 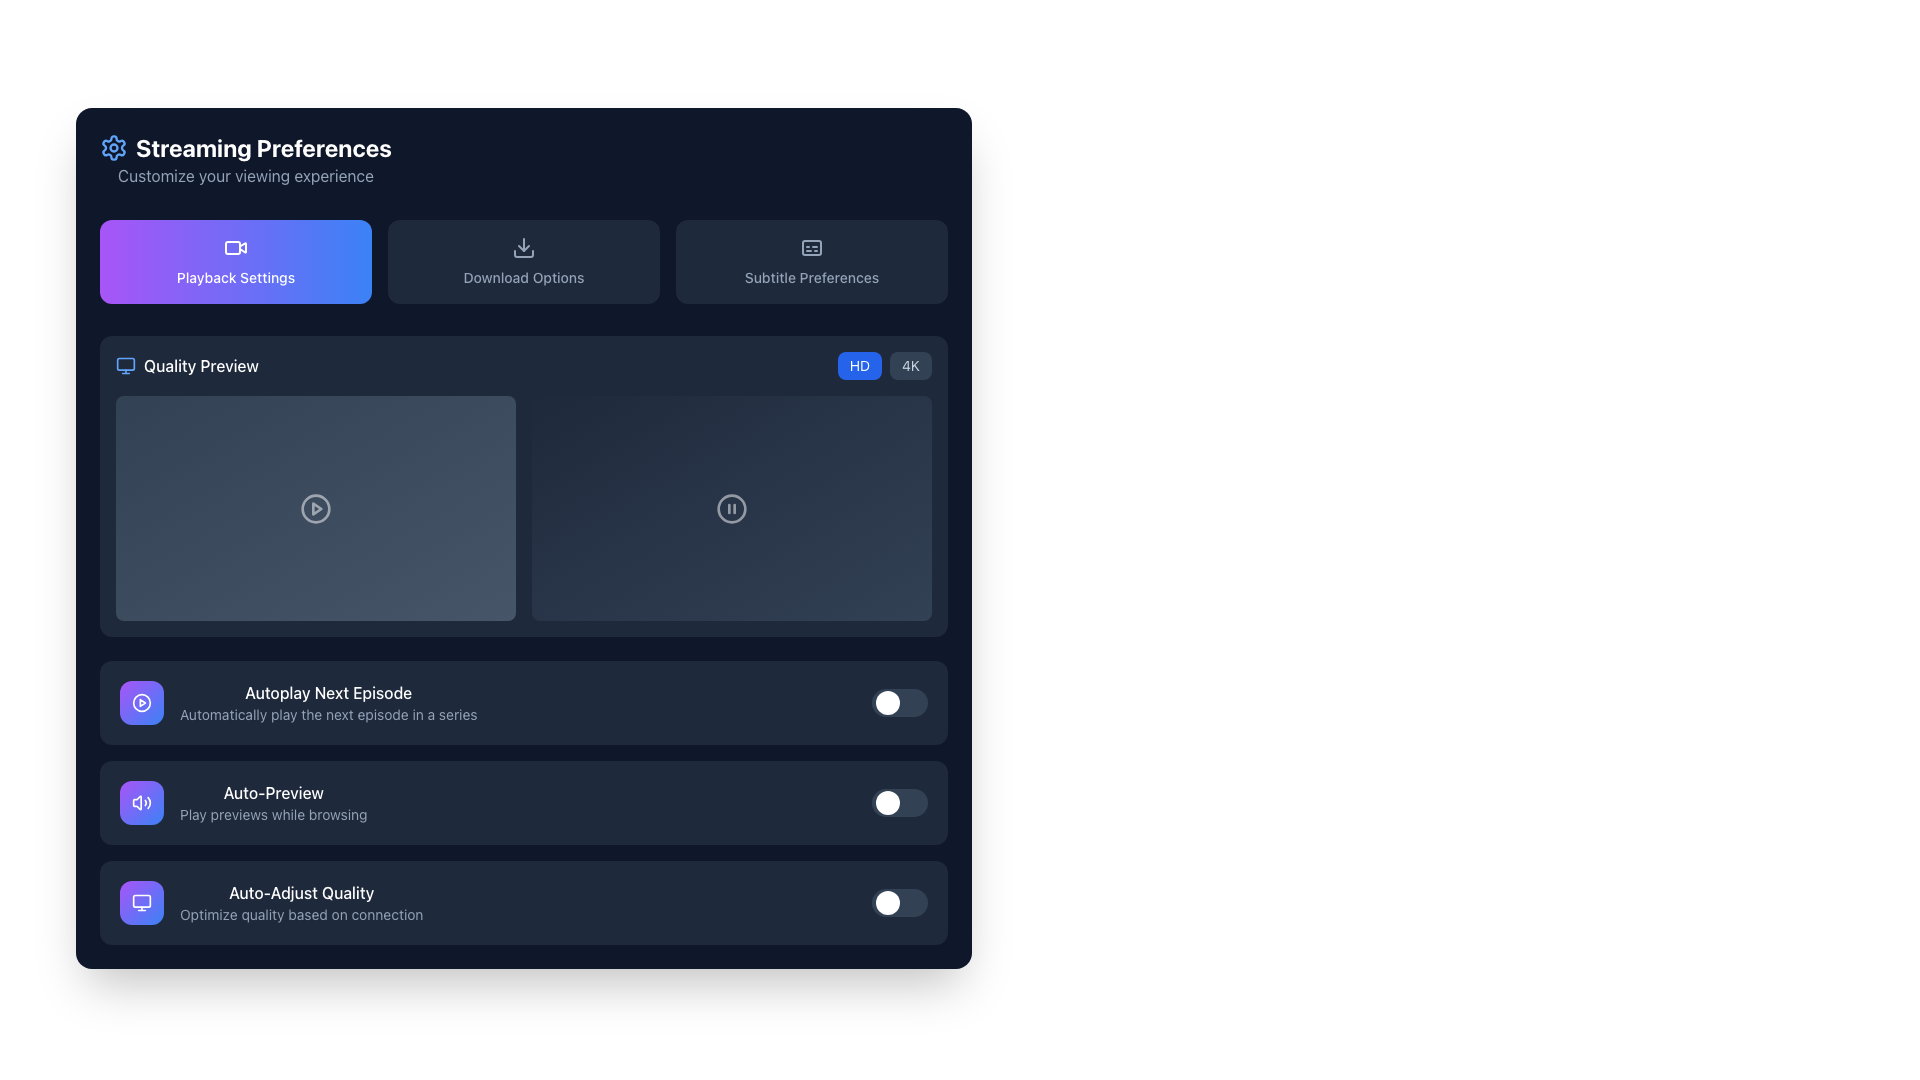 I want to click on information from the Text component displaying 'Autoplay Next Episode' and its description in the settings under 'Playback Settings', so click(x=328, y=701).